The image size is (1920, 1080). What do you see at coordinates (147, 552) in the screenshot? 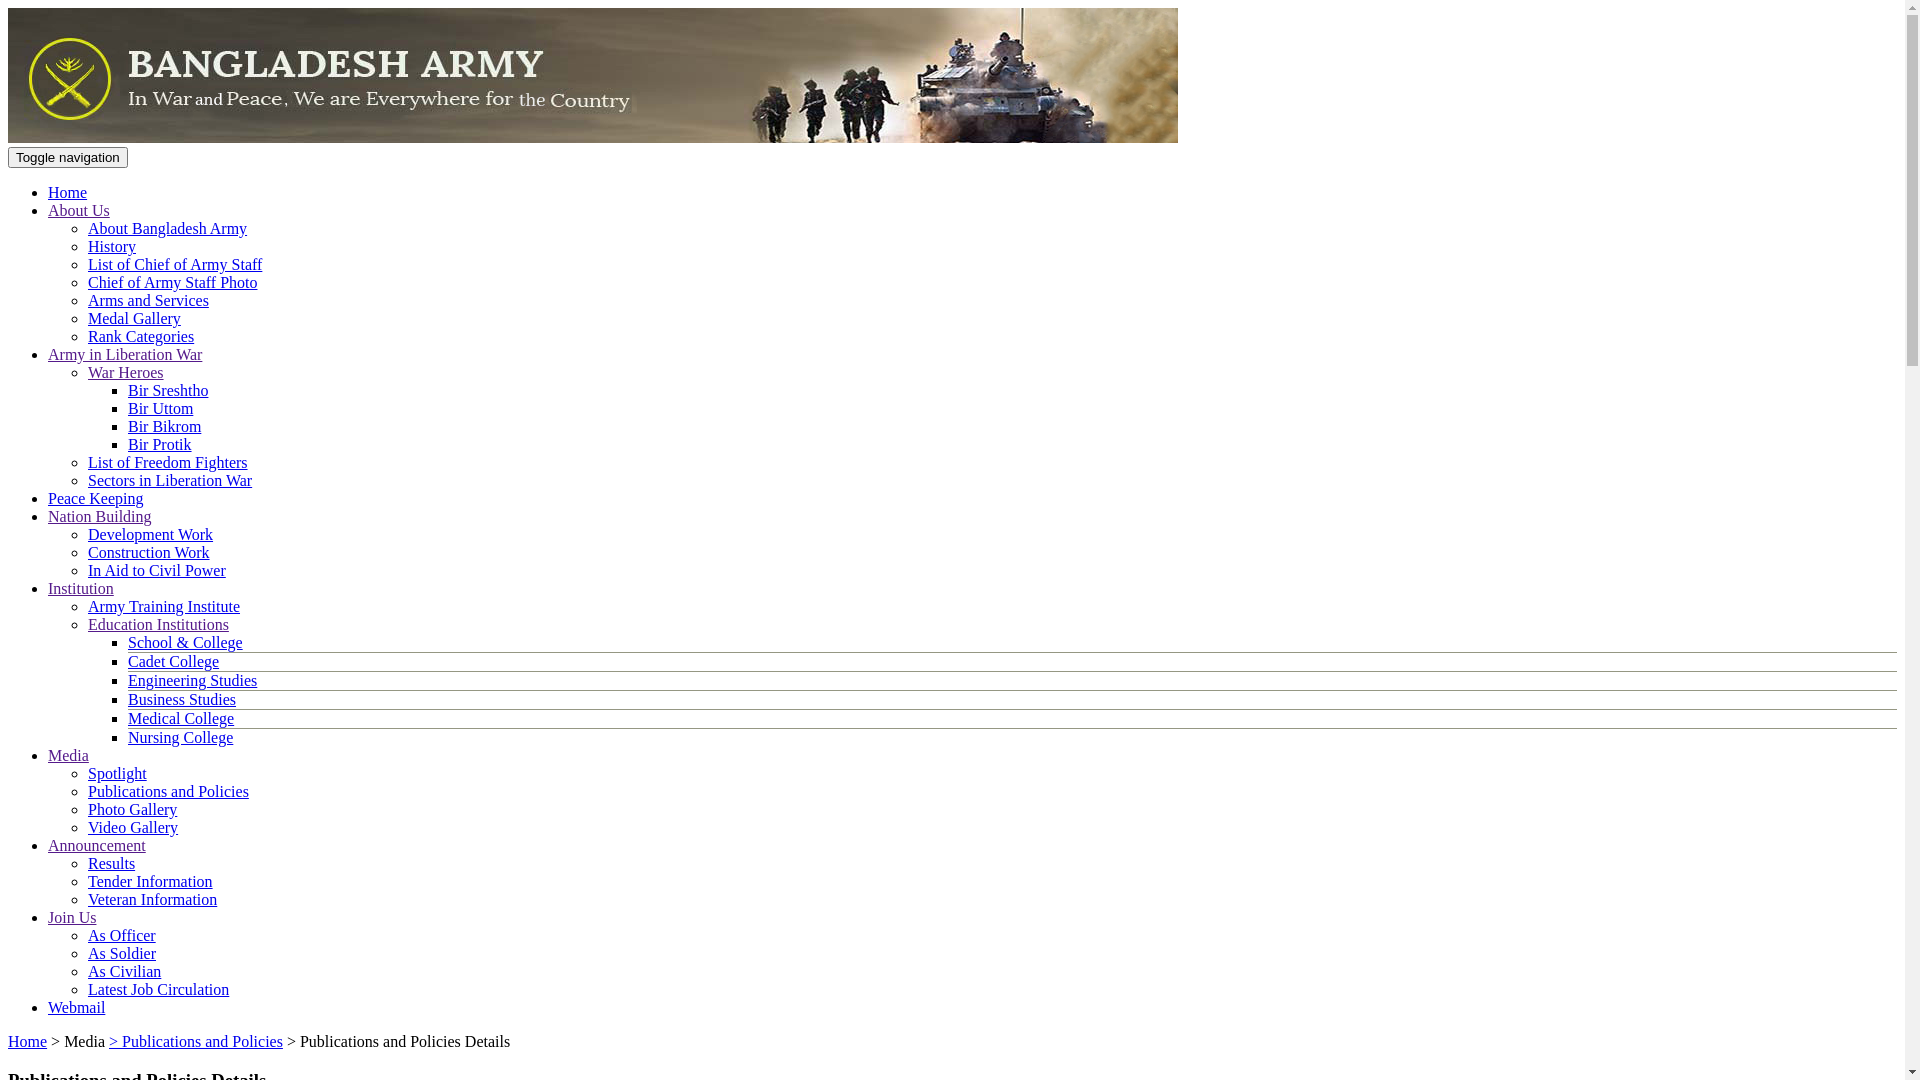
I see `'Construction Work'` at bounding box center [147, 552].